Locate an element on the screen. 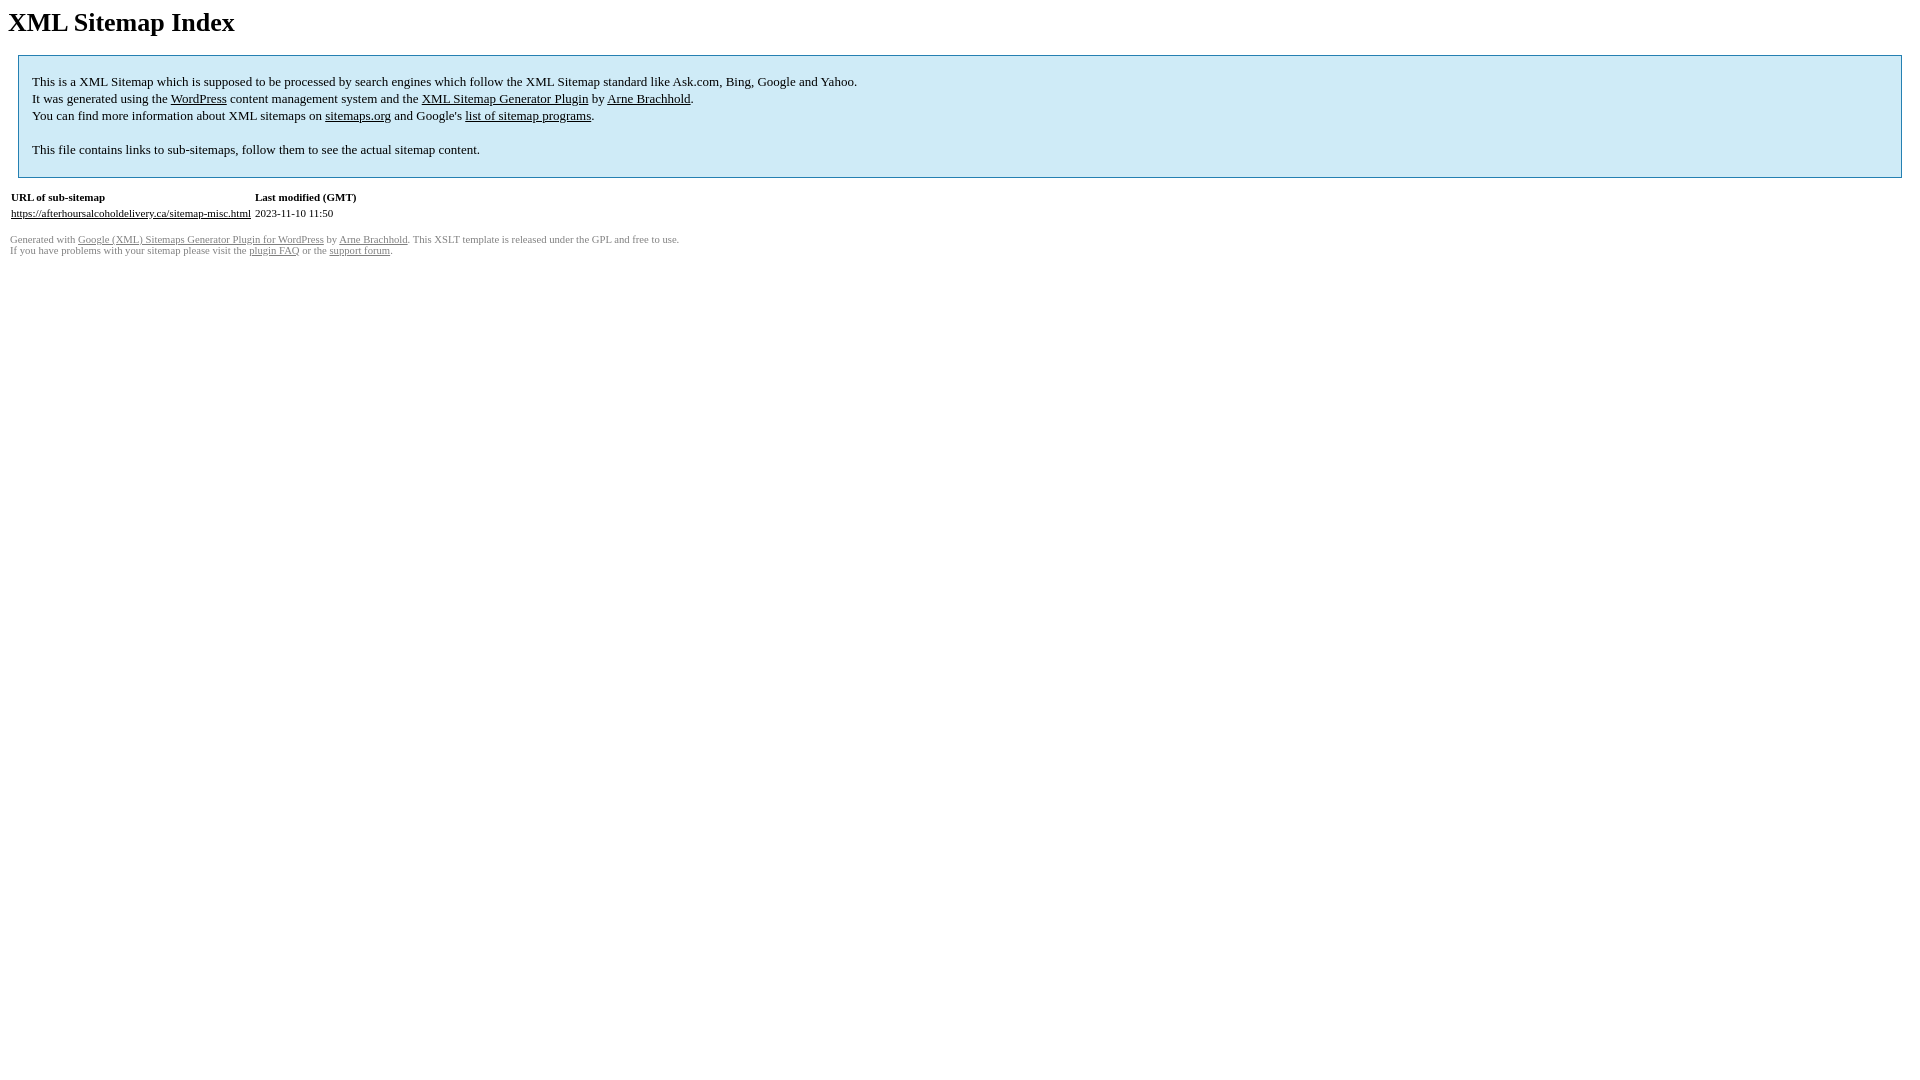 This screenshot has width=1920, height=1080. 'plugin FAQ' is located at coordinates (272, 249).